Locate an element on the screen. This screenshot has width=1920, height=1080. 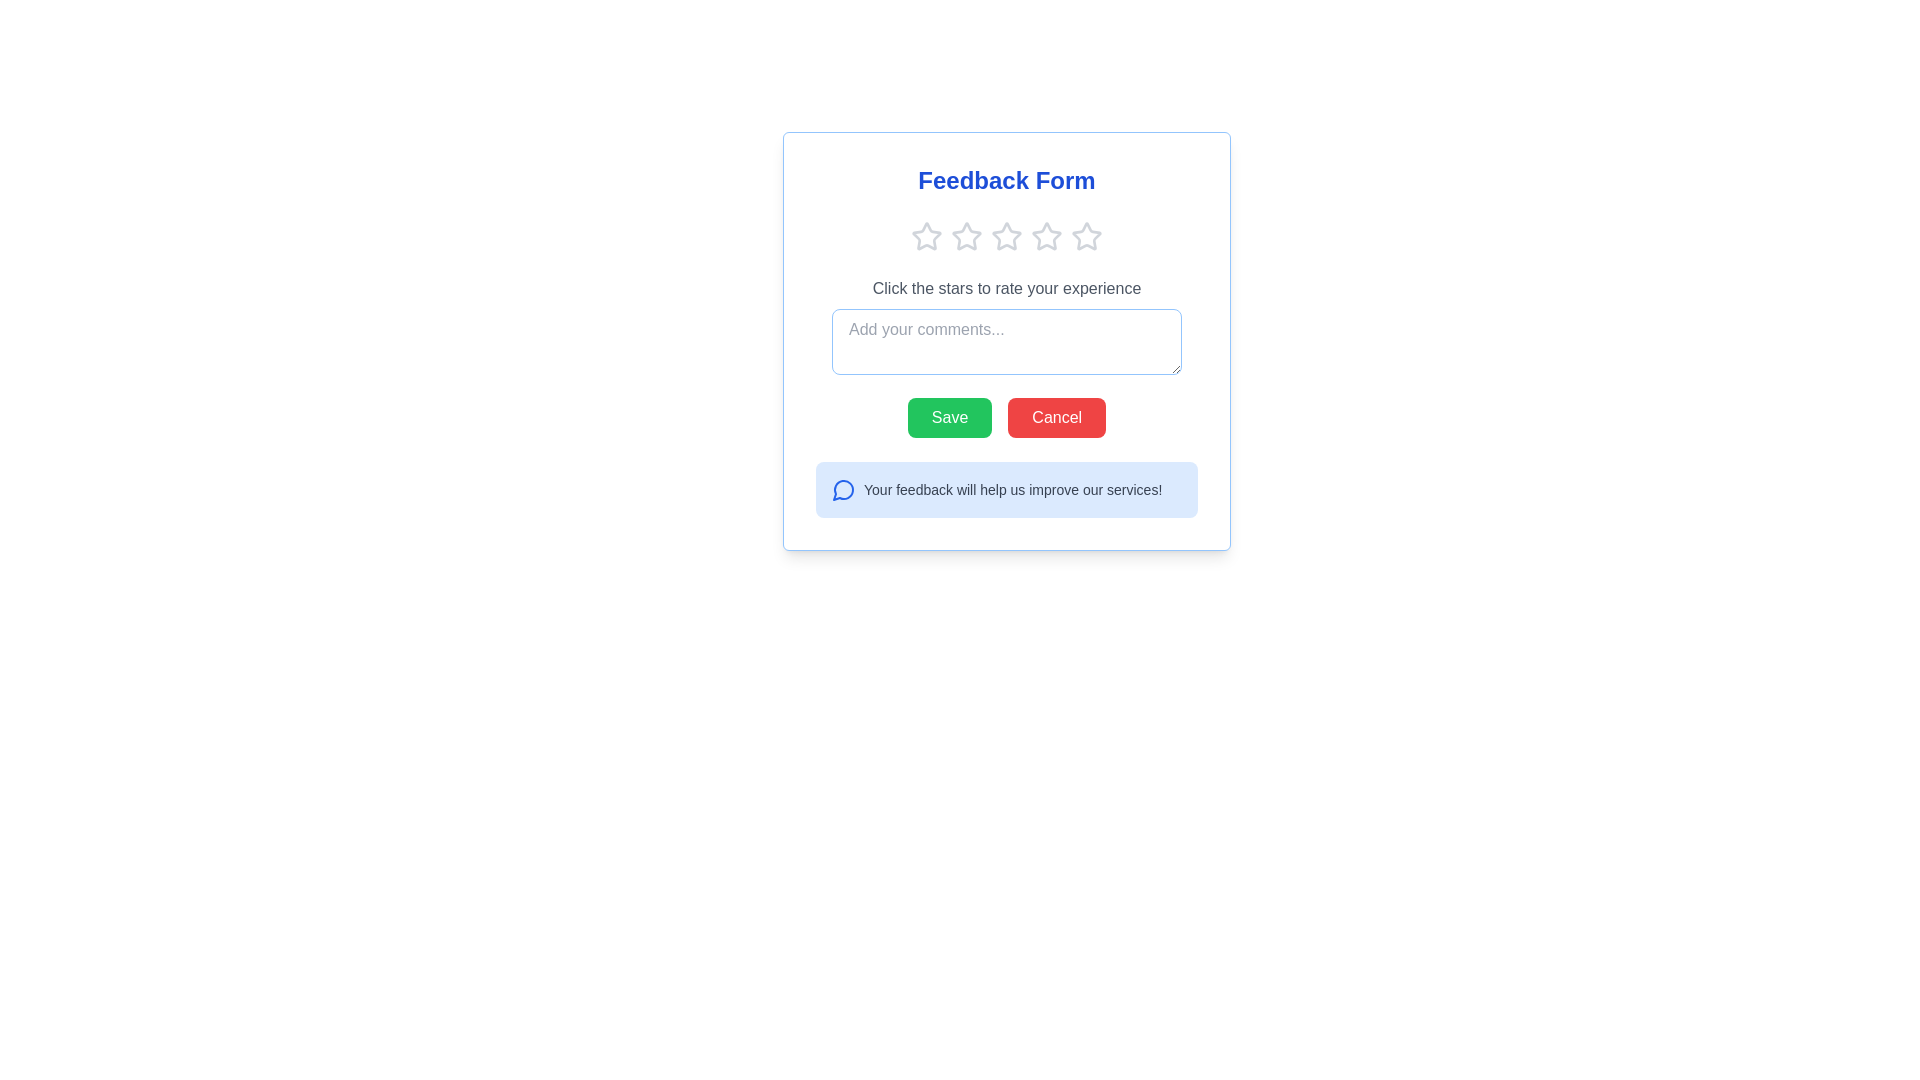
the save button located at the bottom center of the feedback form interface to change its background color is located at coordinates (949, 416).